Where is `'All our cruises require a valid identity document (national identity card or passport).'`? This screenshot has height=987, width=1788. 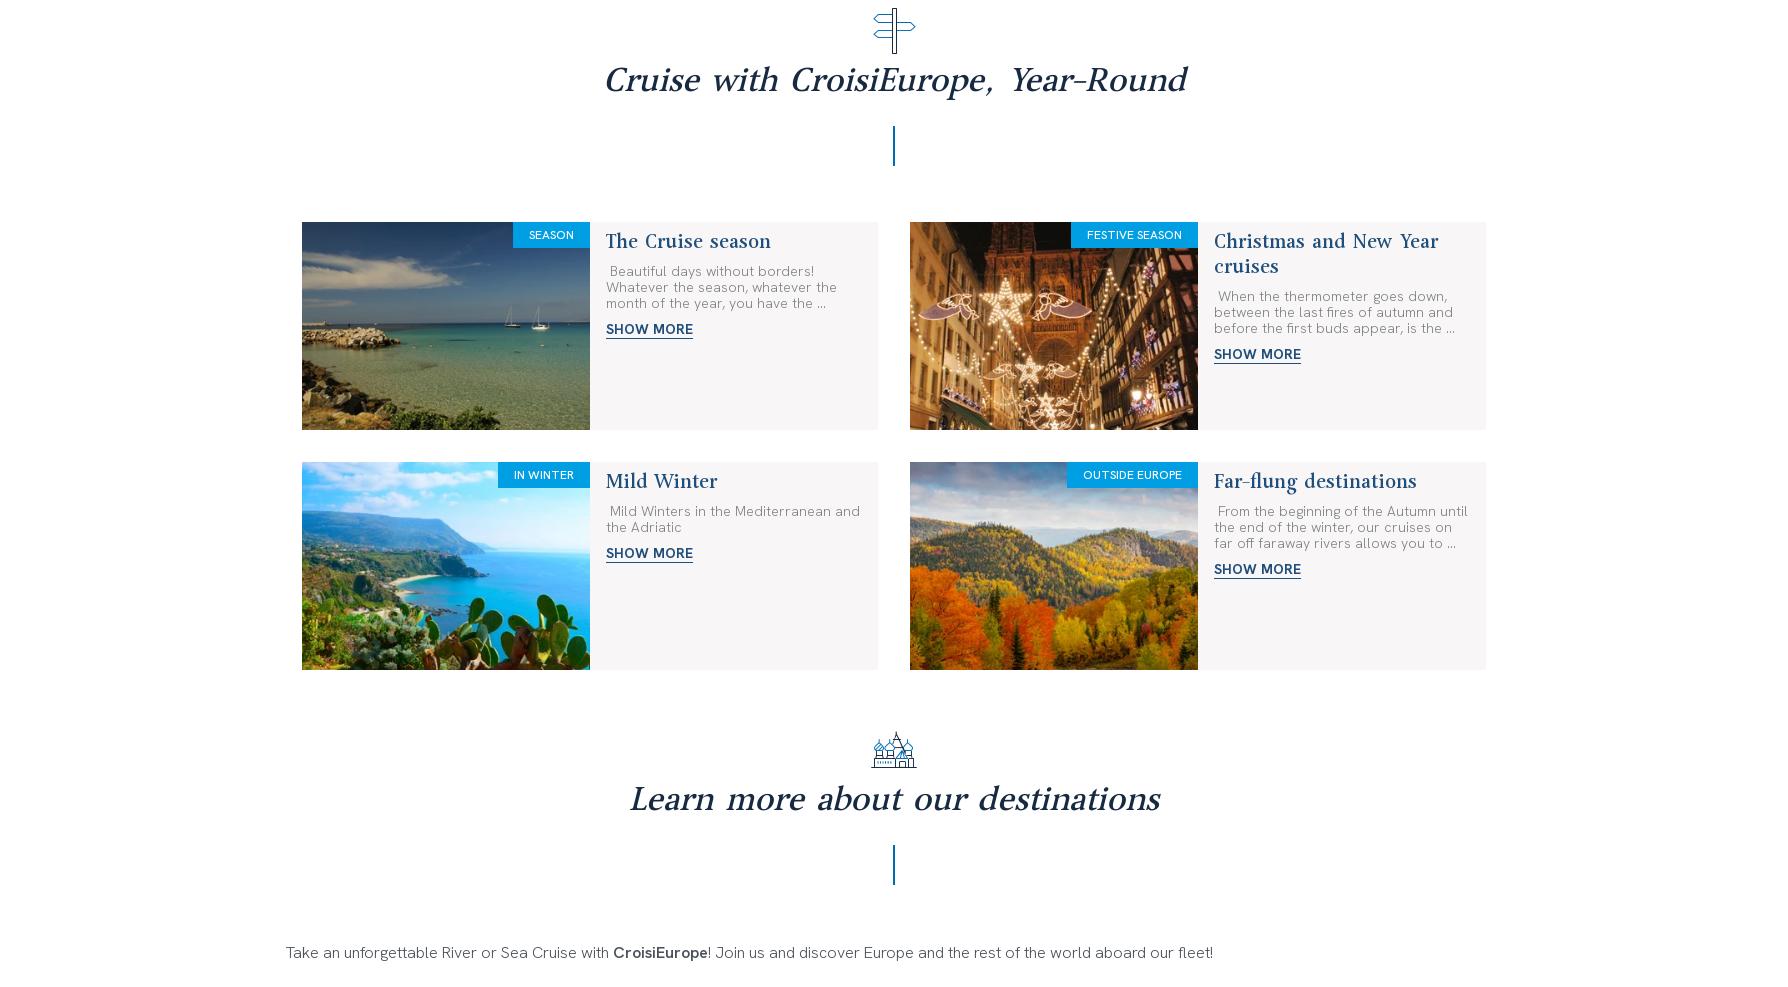
'All our cruises require a valid identity document (national identity card or passport).' is located at coordinates (605, 501).